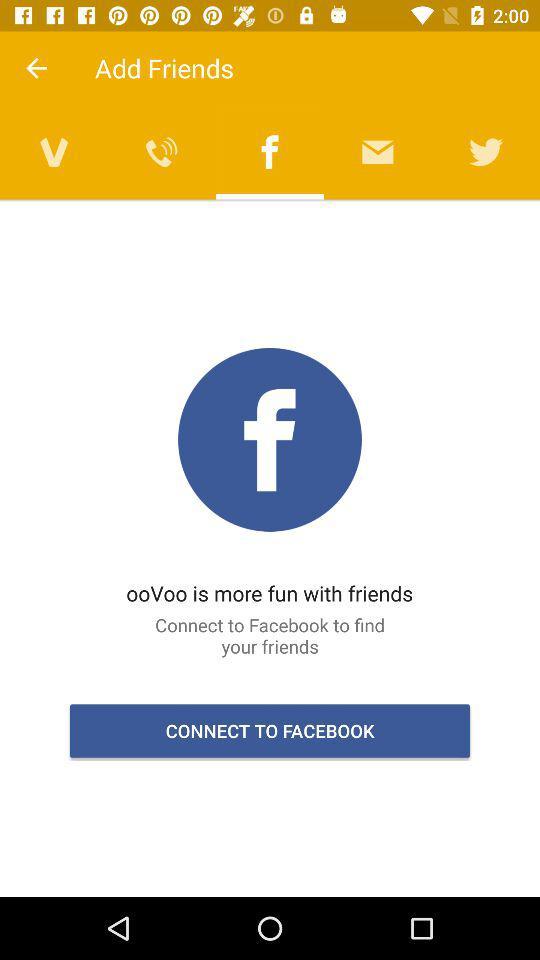  What do you see at coordinates (485, 151) in the screenshot?
I see `the twitter icon` at bounding box center [485, 151].